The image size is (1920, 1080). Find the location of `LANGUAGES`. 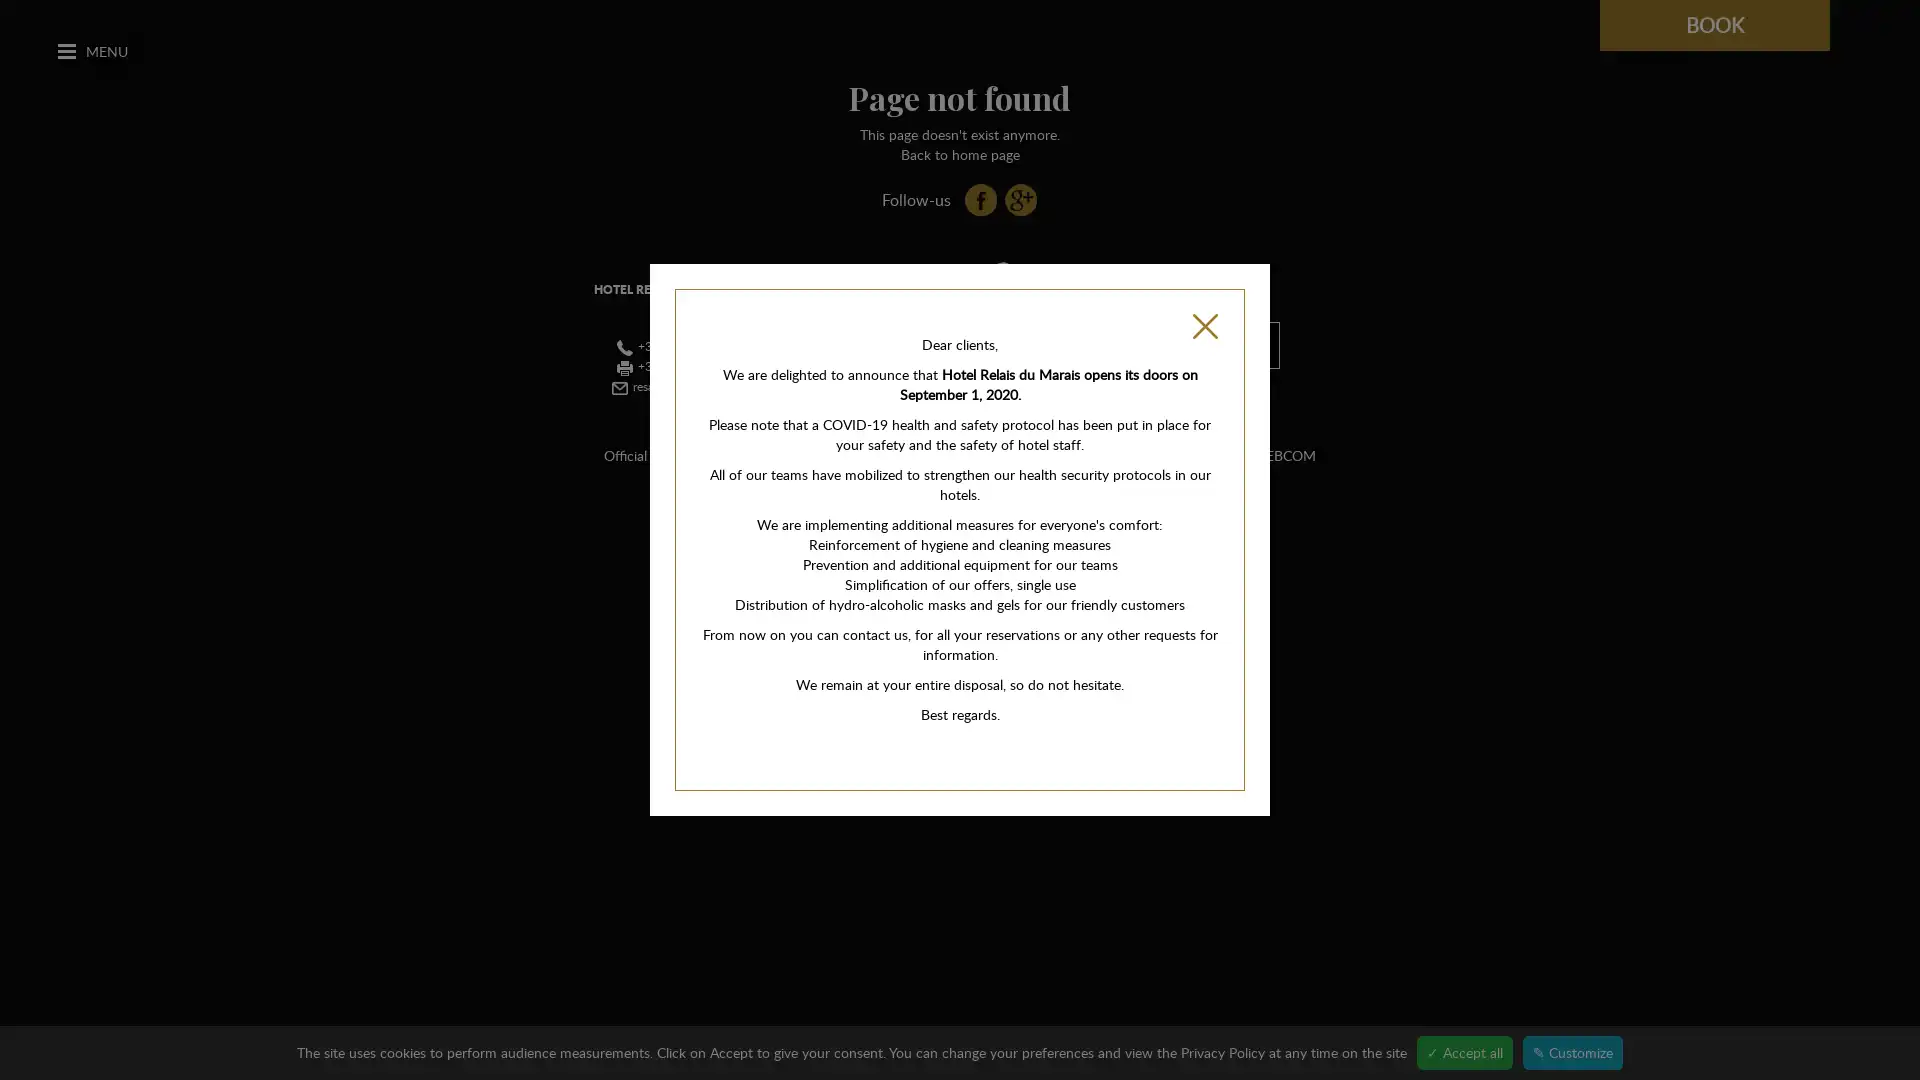

LANGUAGES is located at coordinates (1223, 343).